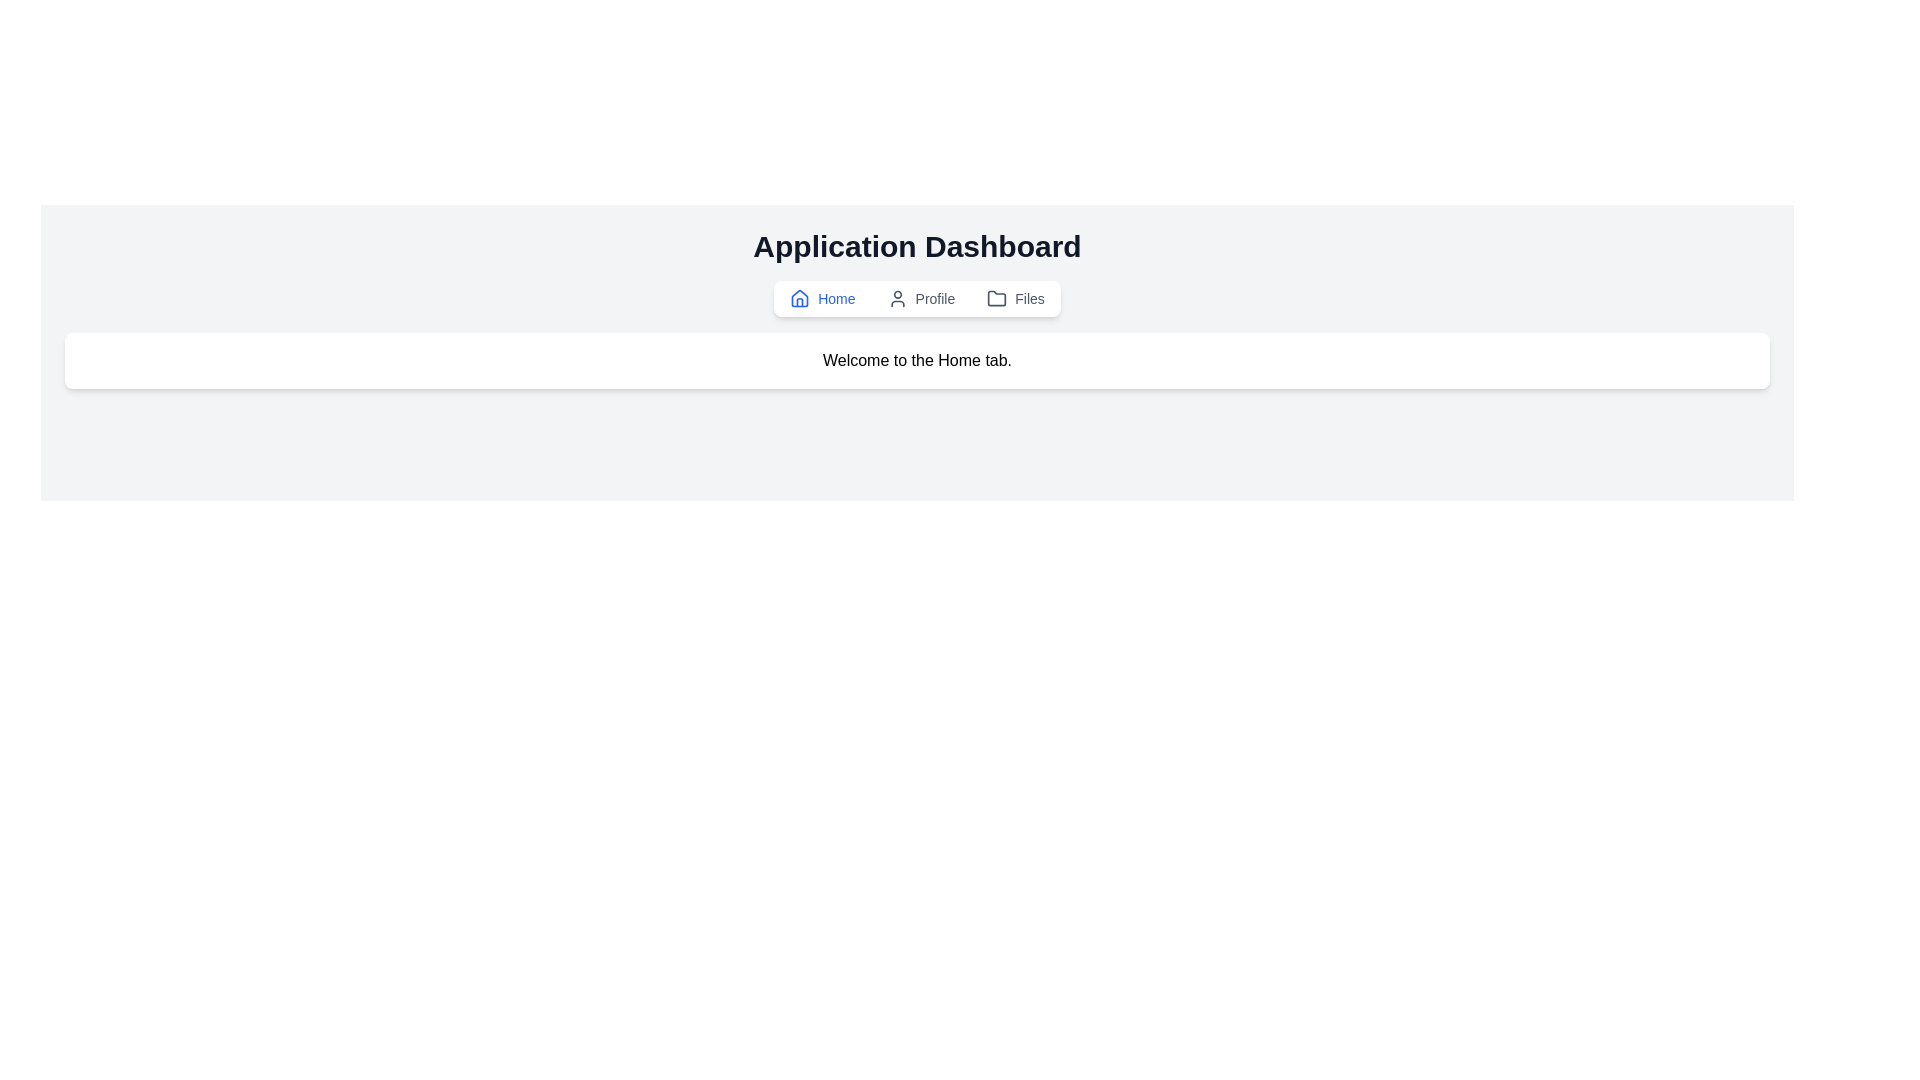 The width and height of the screenshot is (1920, 1080). What do you see at coordinates (934, 299) in the screenshot?
I see `the 'Profile' text label in the navigation bar, which is styled with gray color and medium font weight, located centrally between 'Home' and 'Files'` at bounding box center [934, 299].